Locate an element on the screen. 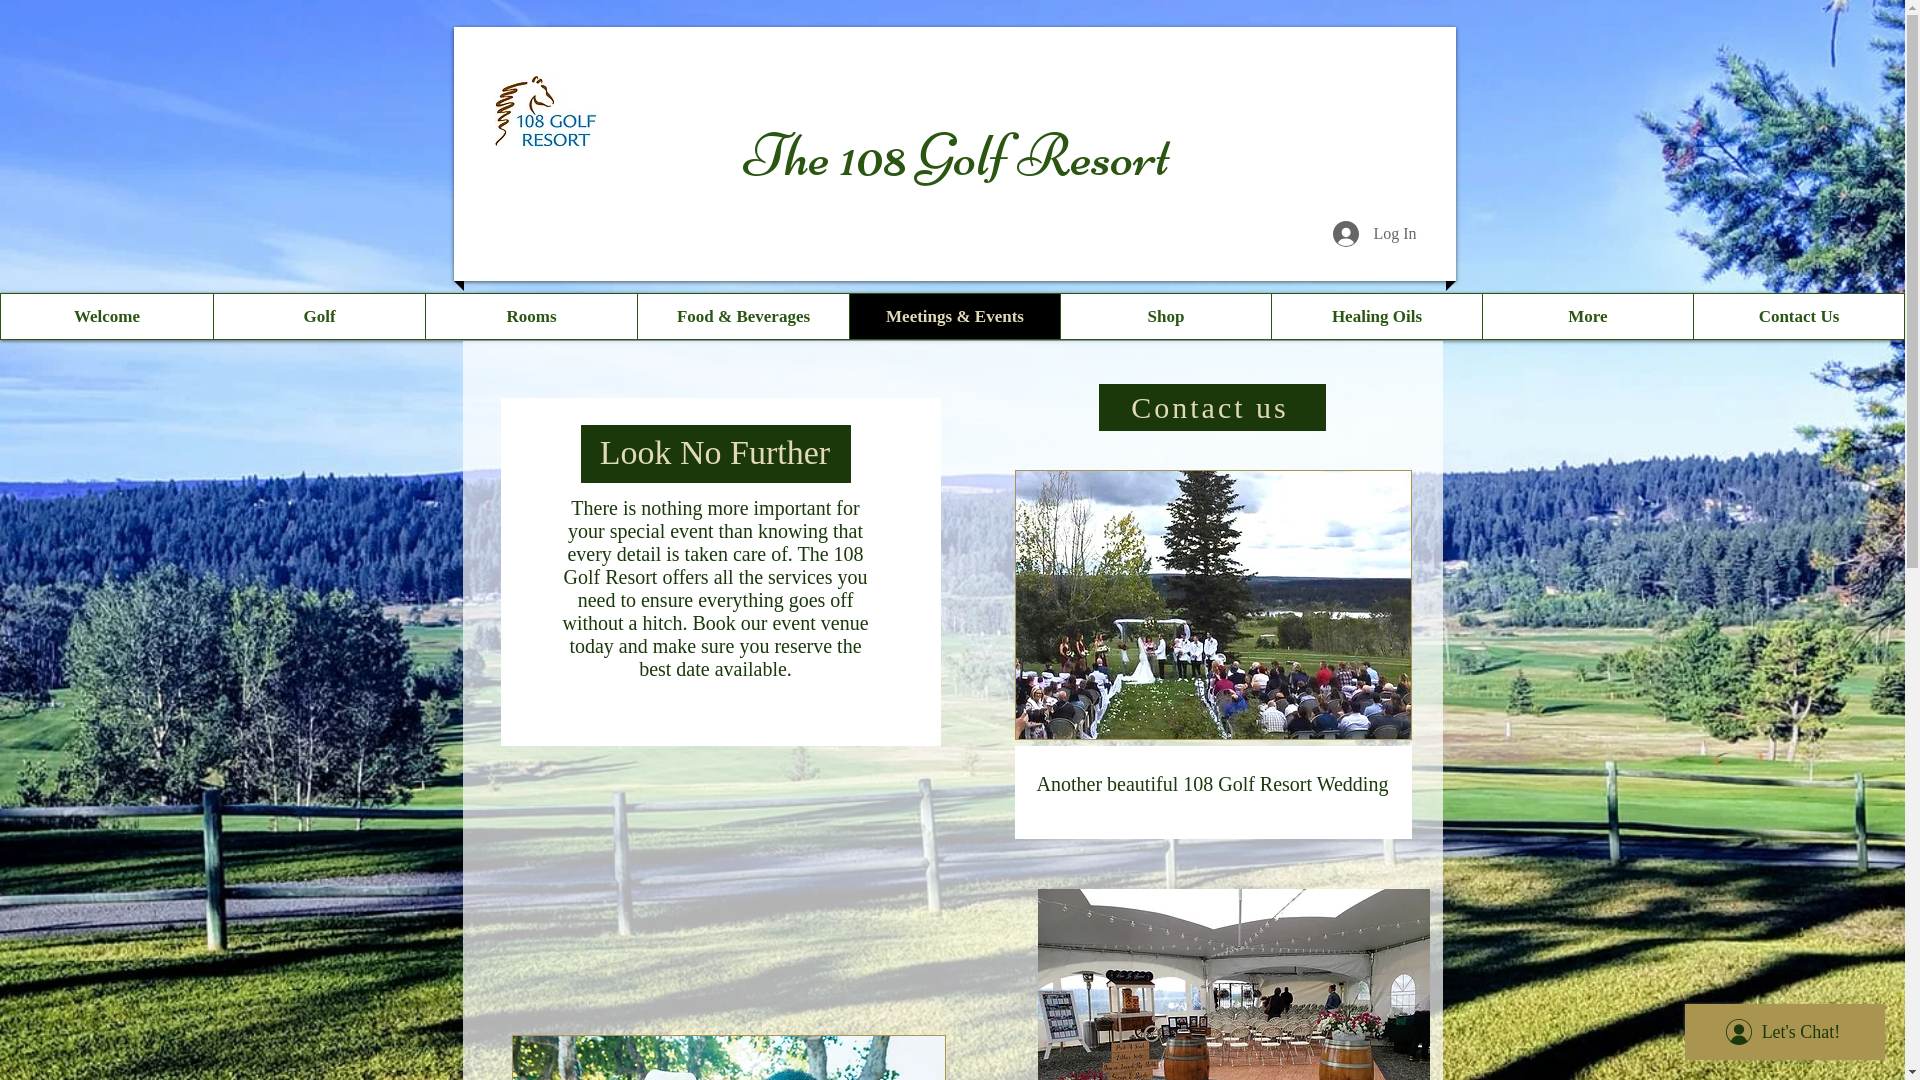  'Welcome' is located at coordinates (105, 315).